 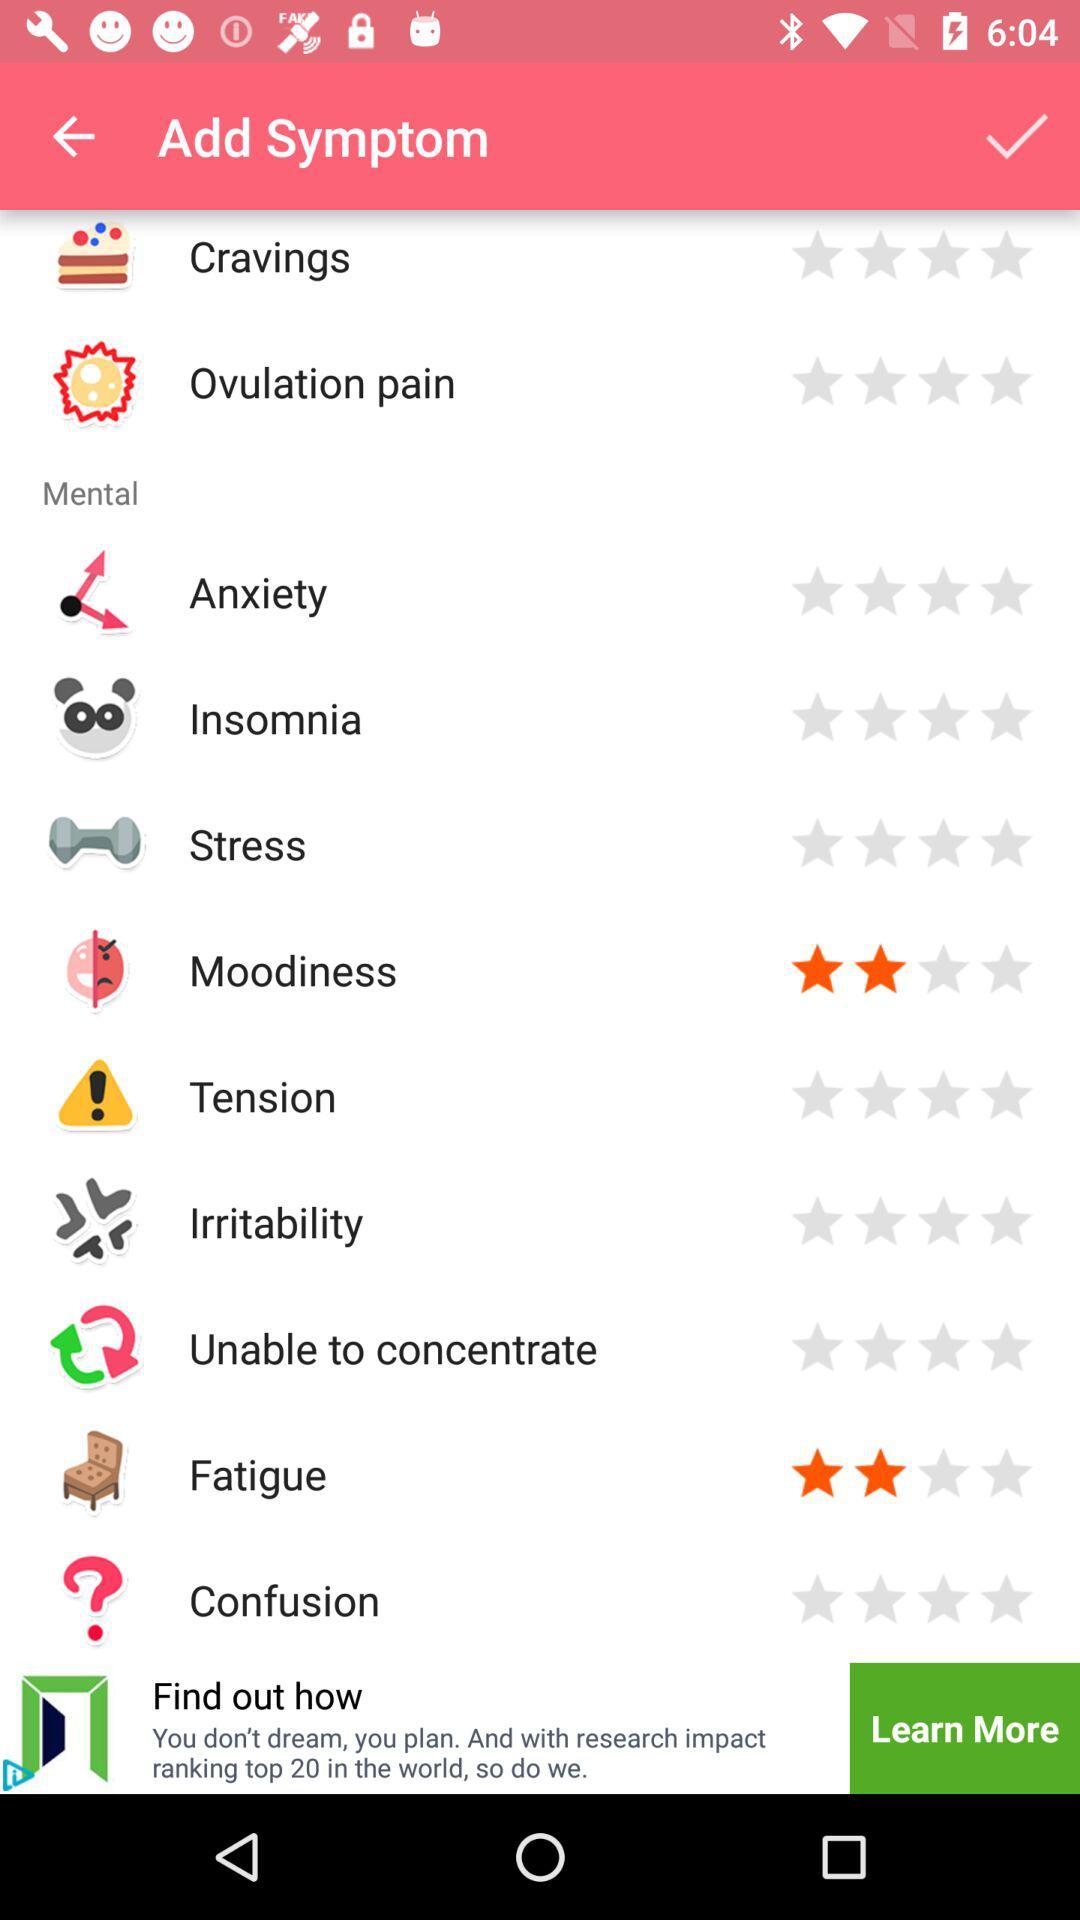 What do you see at coordinates (943, 1598) in the screenshot?
I see `rate 3 stars` at bounding box center [943, 1598].